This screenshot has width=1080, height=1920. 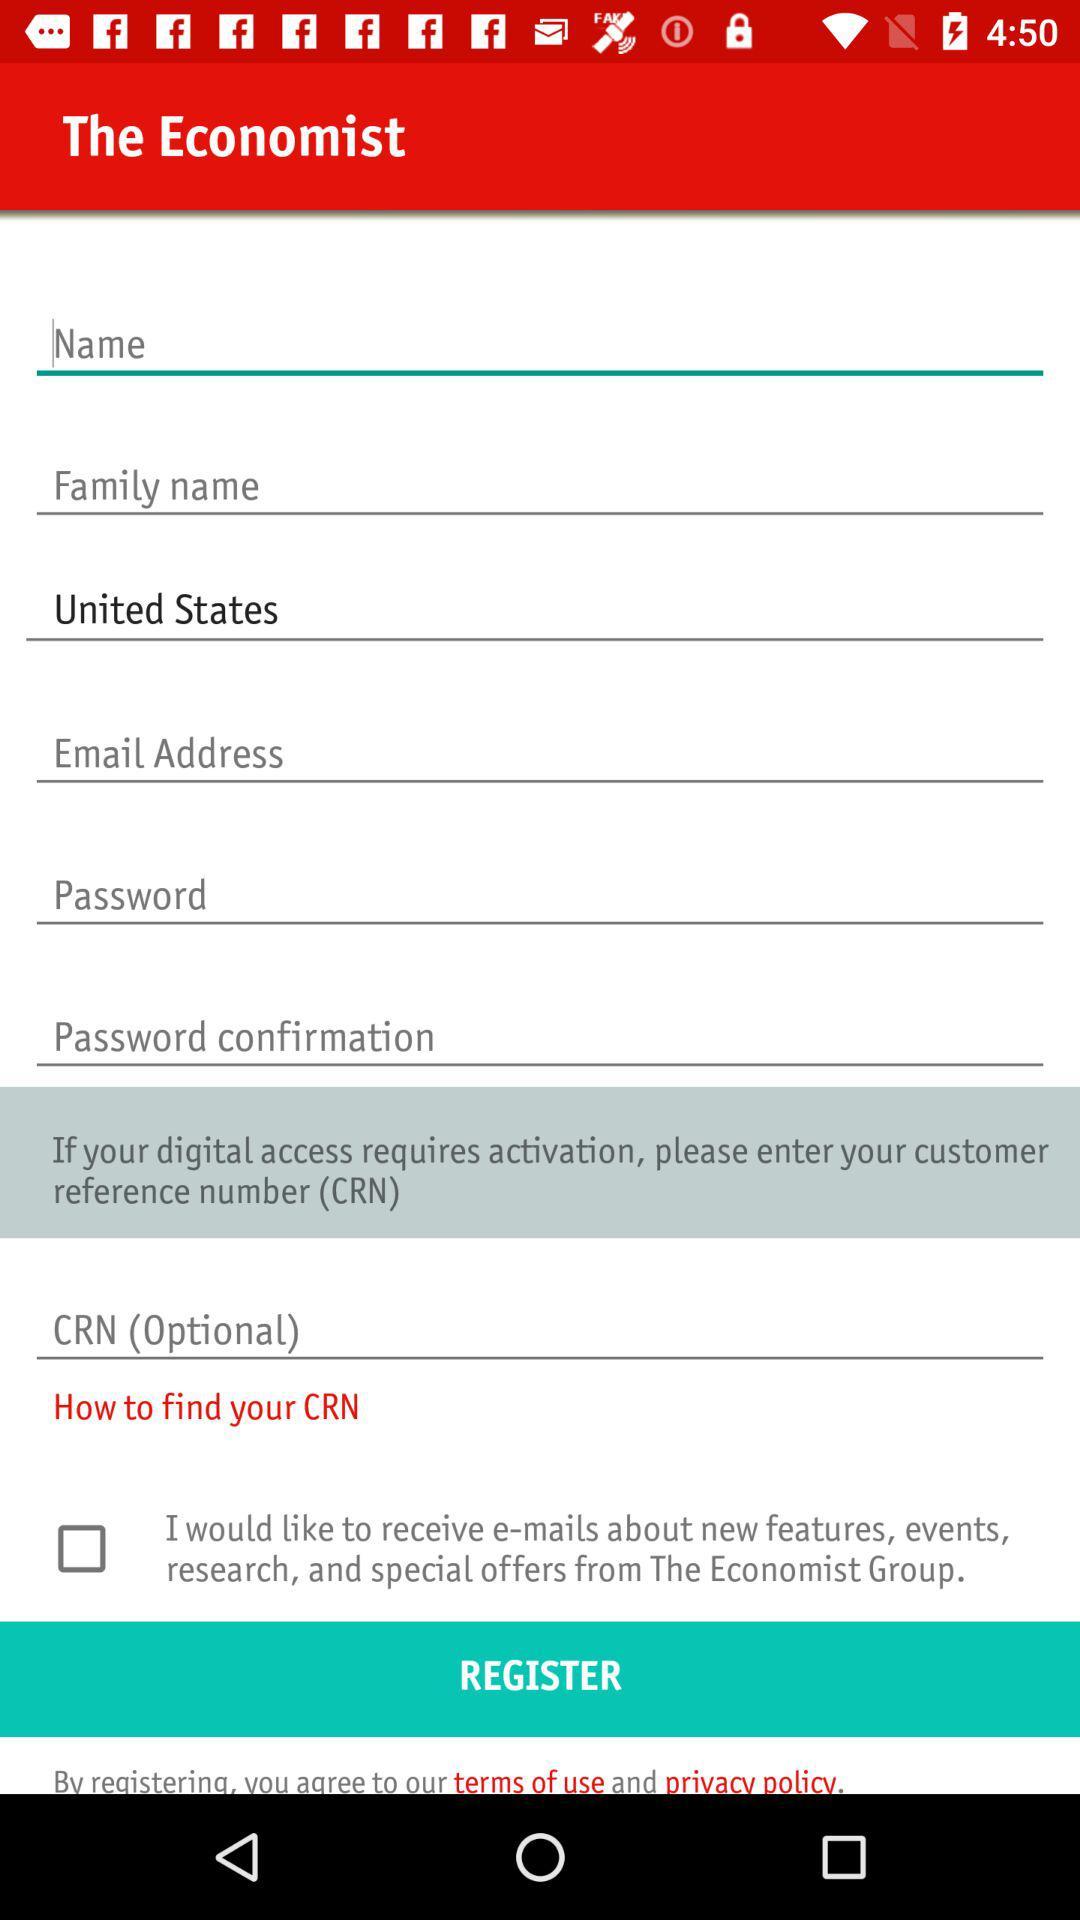 What do you see at coordinates (540, 322) in the screenshot?
I see `user 's first name` at bounding box center [540, 322].